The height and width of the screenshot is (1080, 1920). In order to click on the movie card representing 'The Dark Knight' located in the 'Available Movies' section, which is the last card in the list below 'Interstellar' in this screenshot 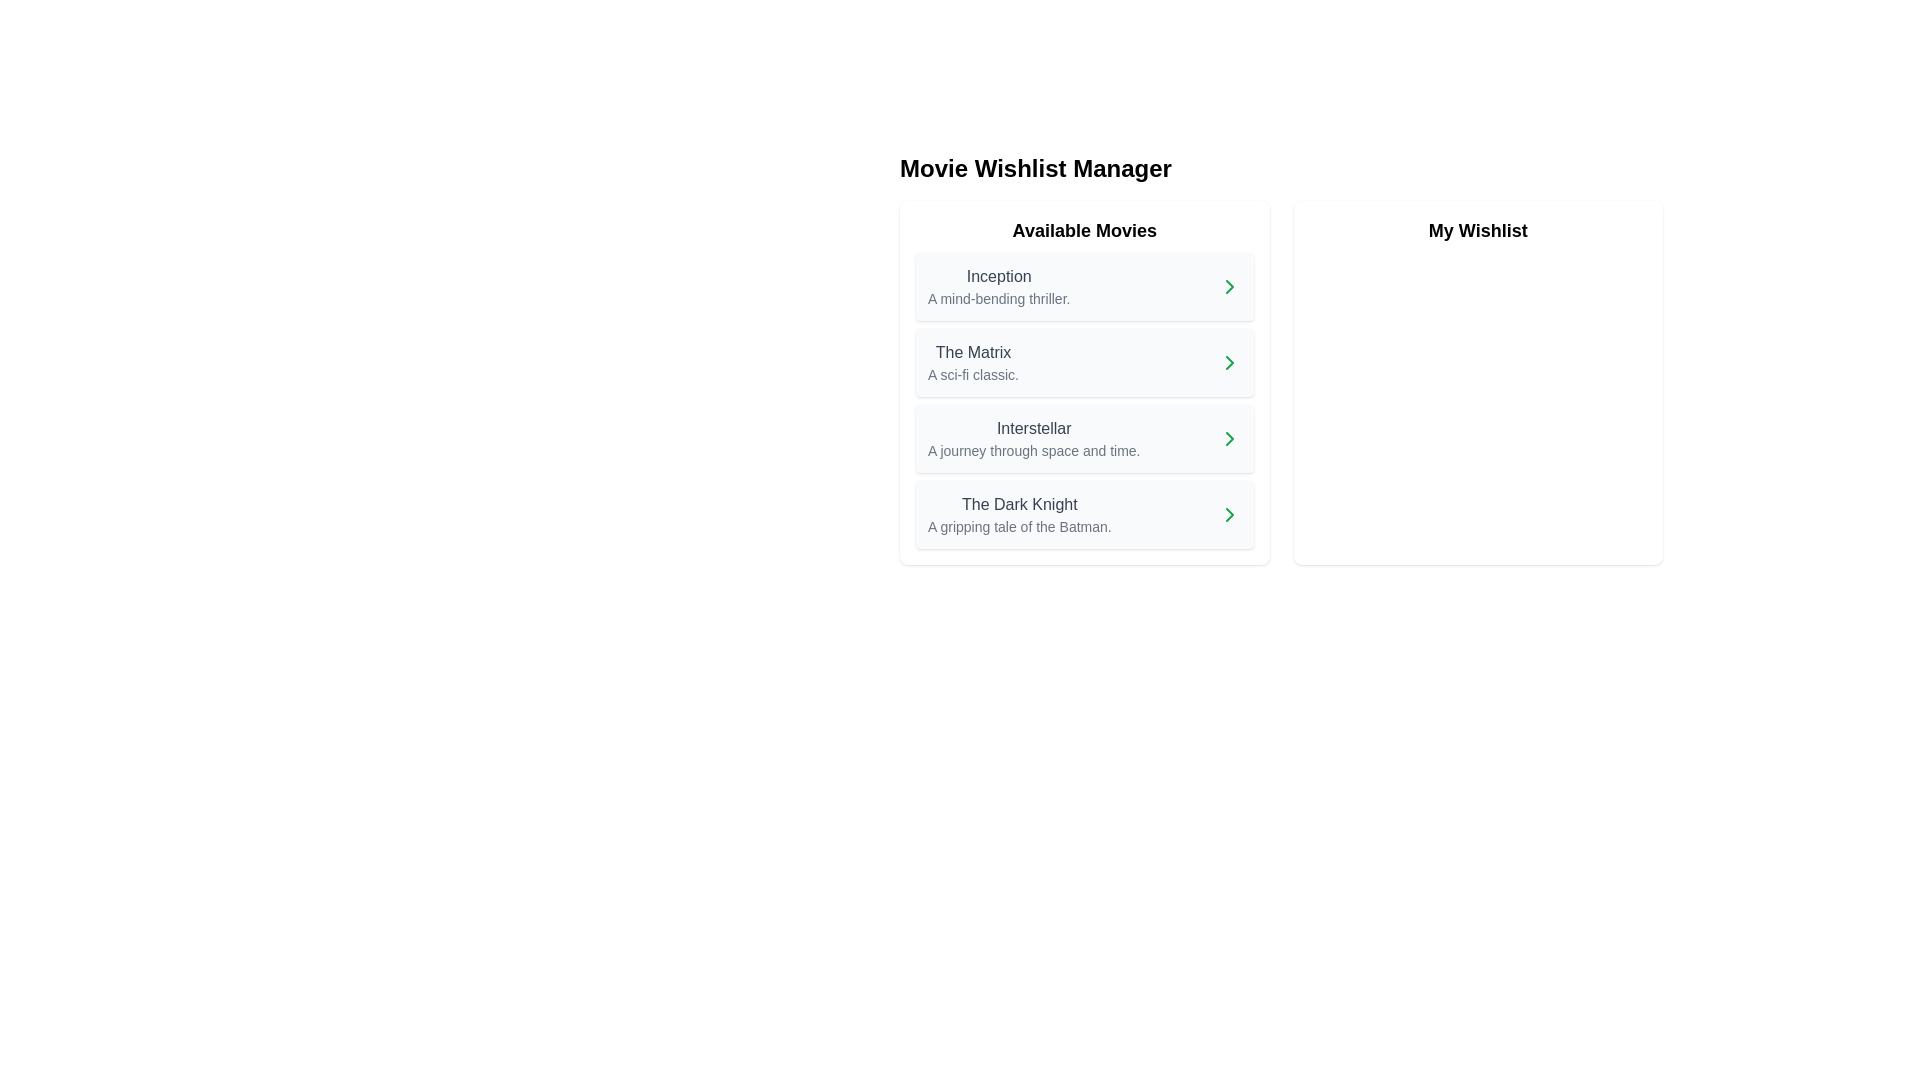, I will do `click(1083, 514)`.